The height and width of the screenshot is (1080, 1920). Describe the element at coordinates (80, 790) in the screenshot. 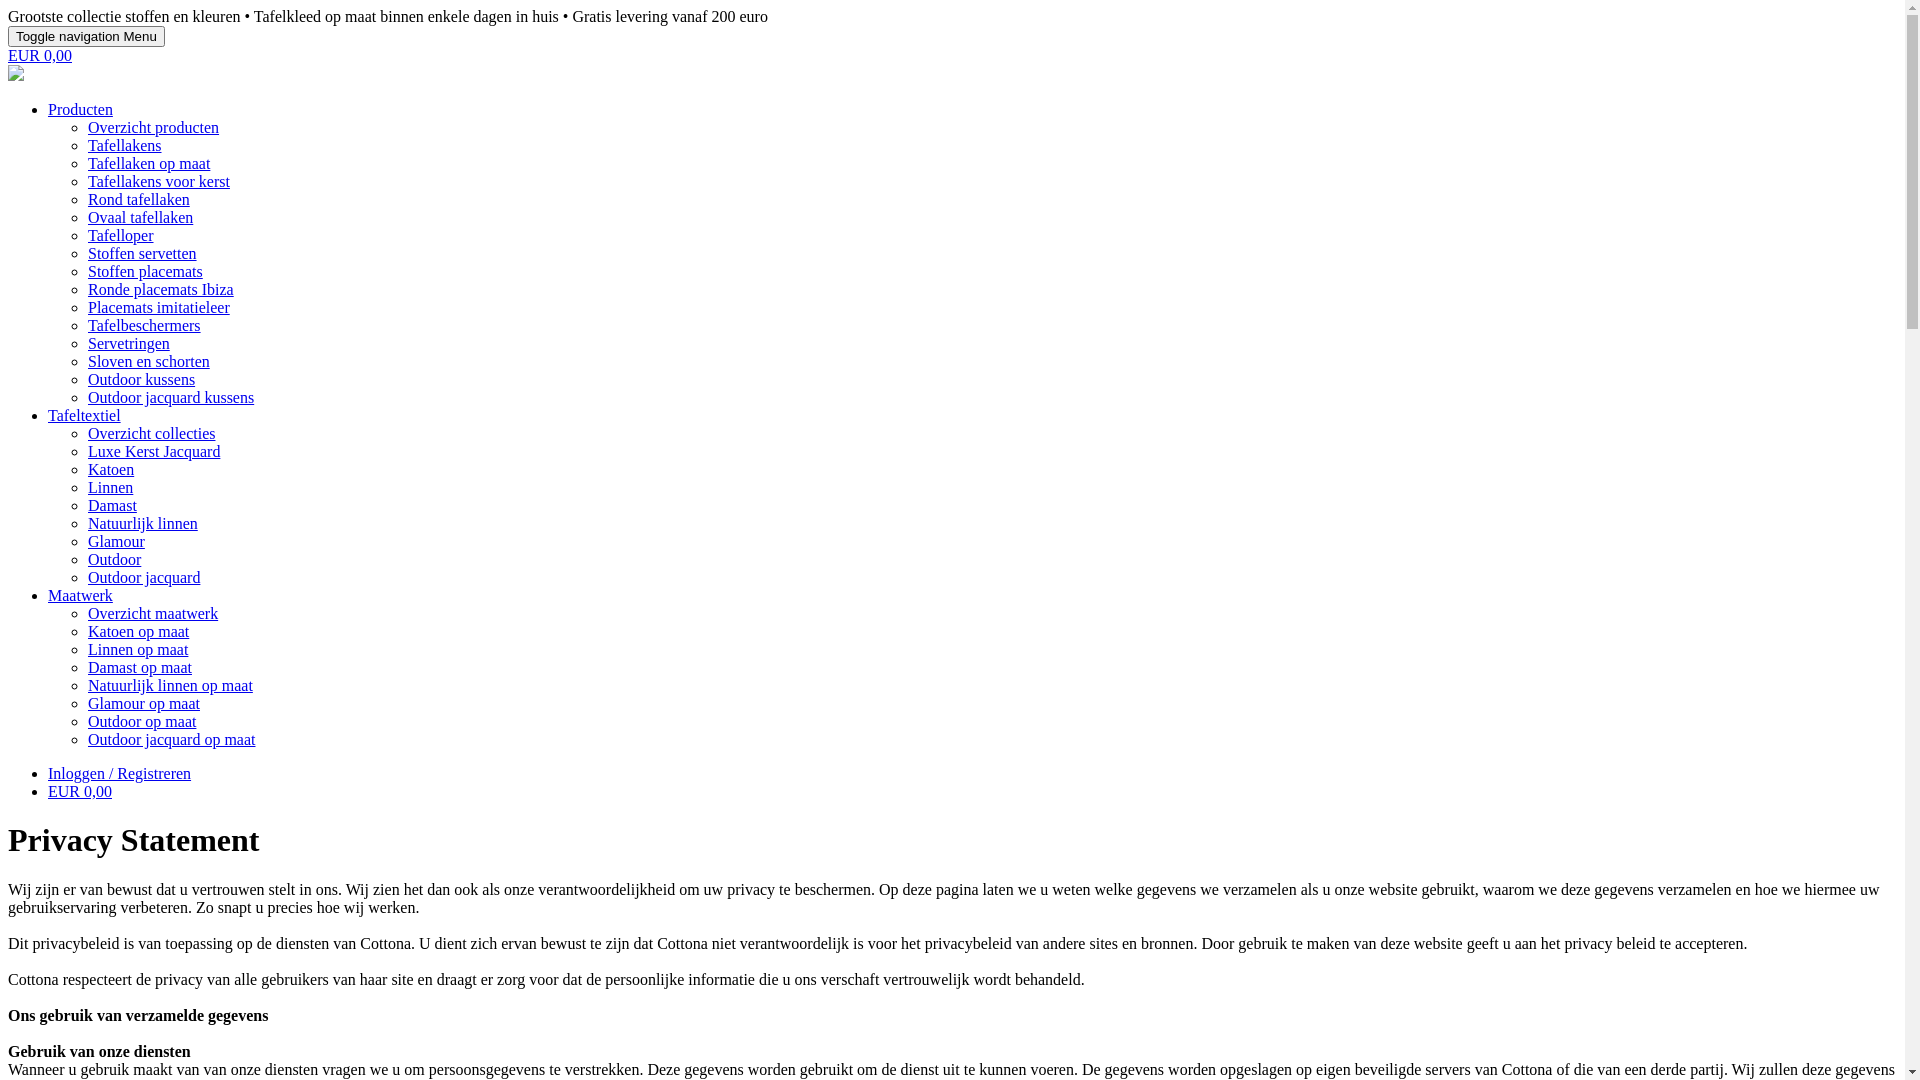

I see `'EUR 0,00'` at that location.